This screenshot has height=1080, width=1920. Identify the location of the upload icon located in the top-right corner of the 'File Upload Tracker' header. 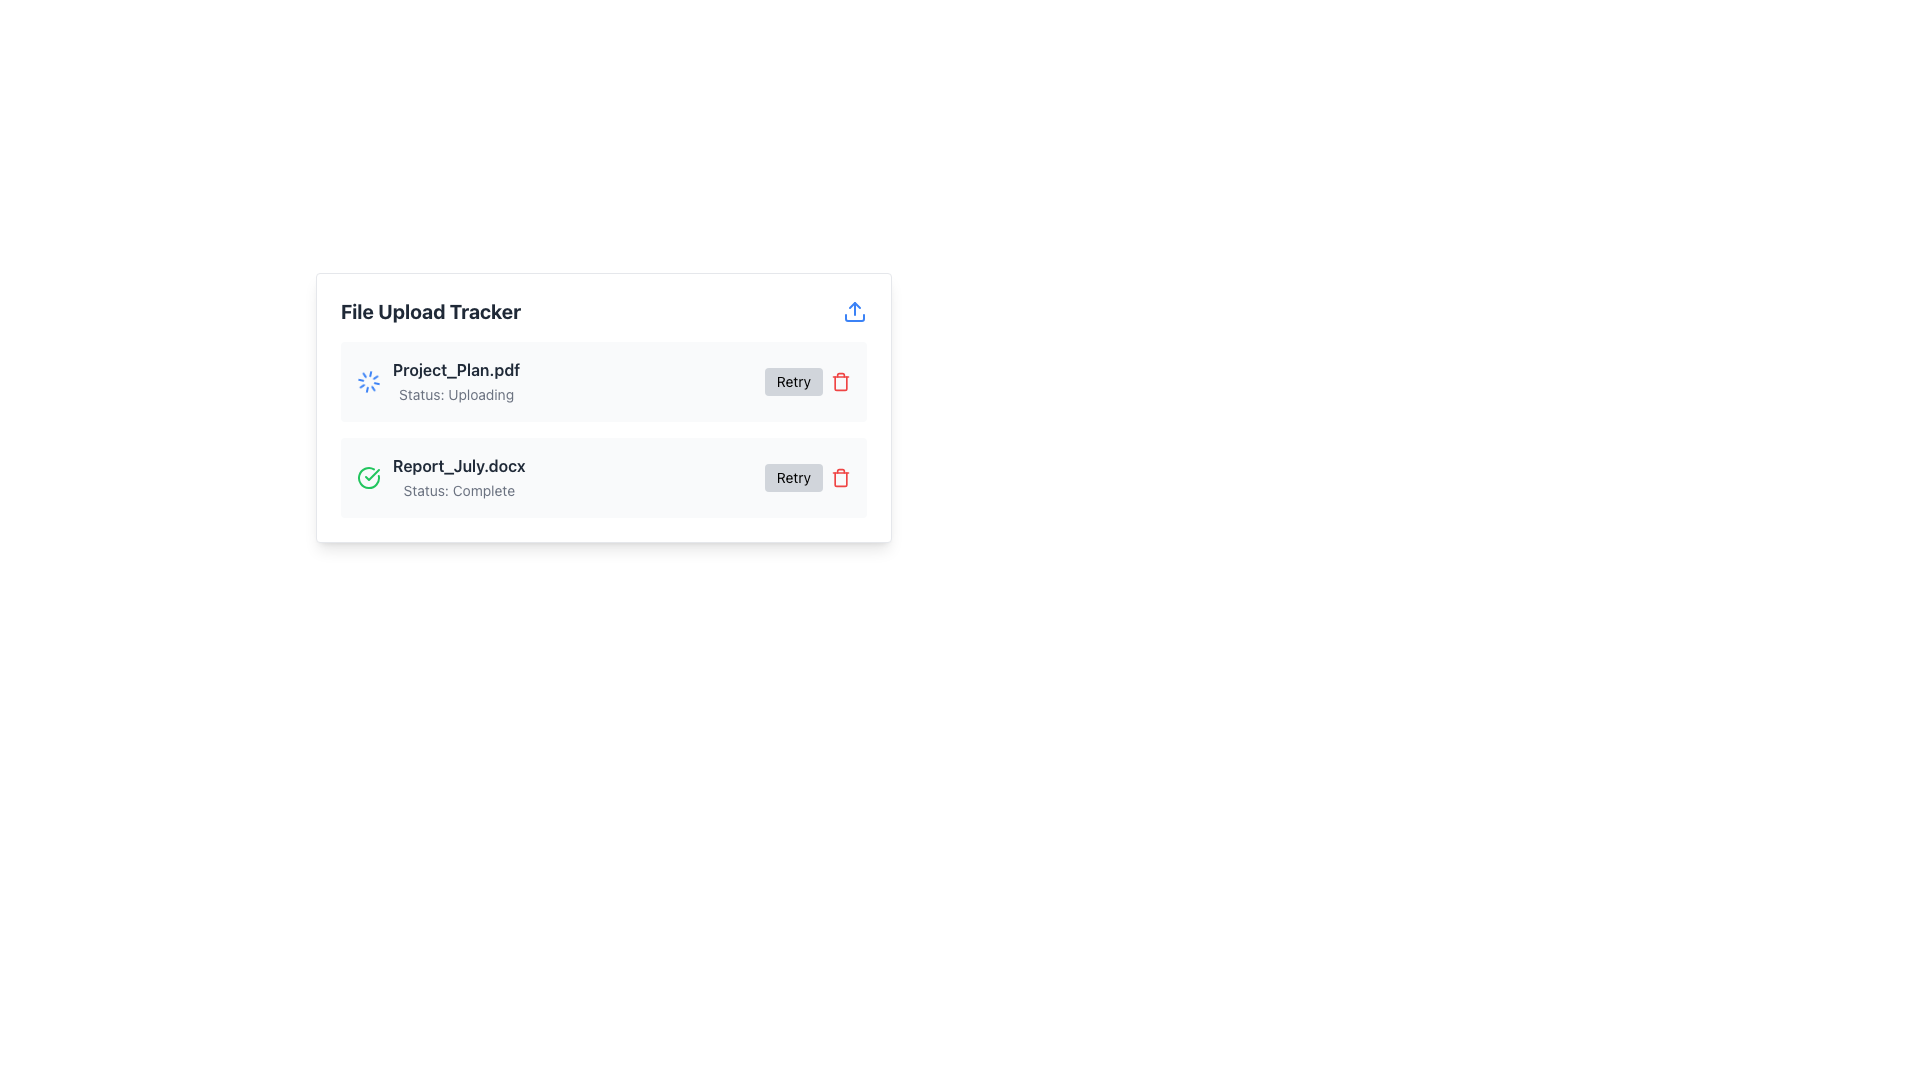
(854, 312).